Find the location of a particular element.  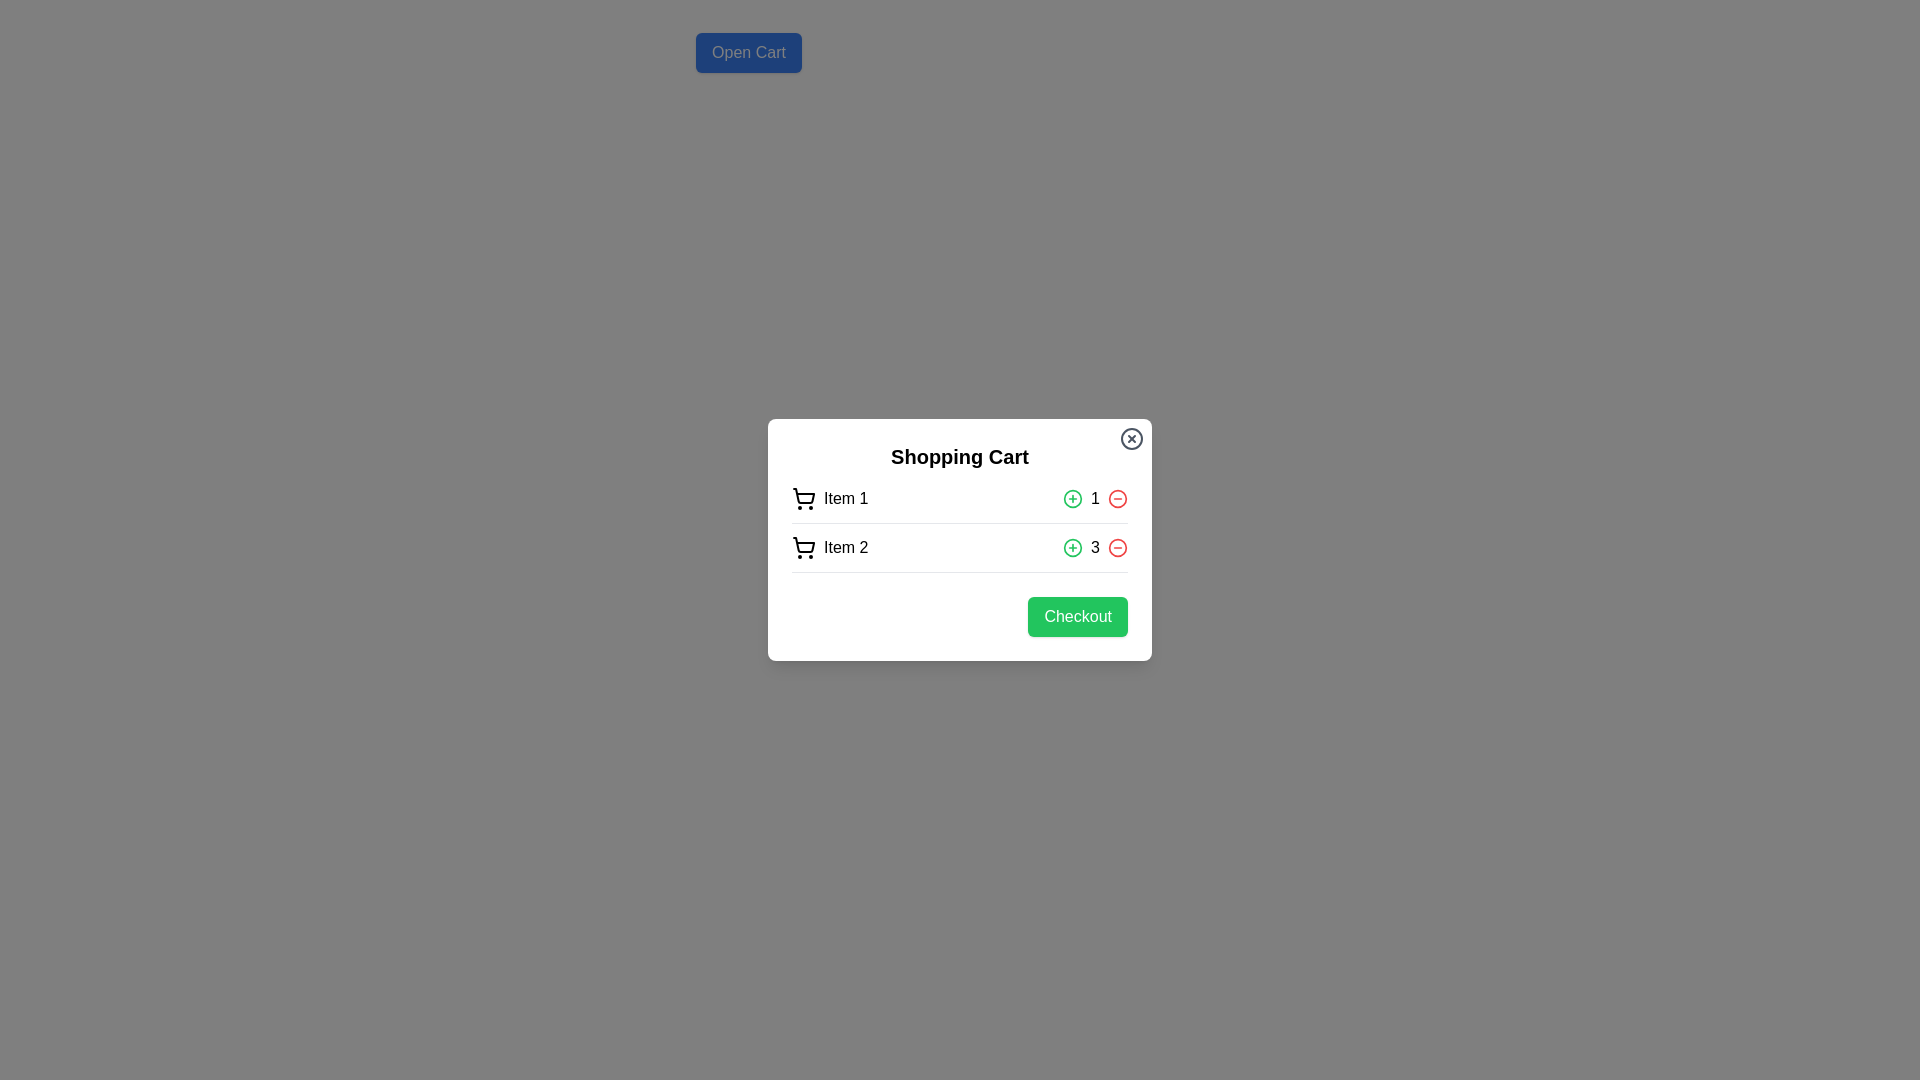

the text label indicating the name or description of the first product in the shopping cart, which is positioned horizontally to the right of the shopping cart icon and above the 'Item 2' row is located at coordinates (846, 497).